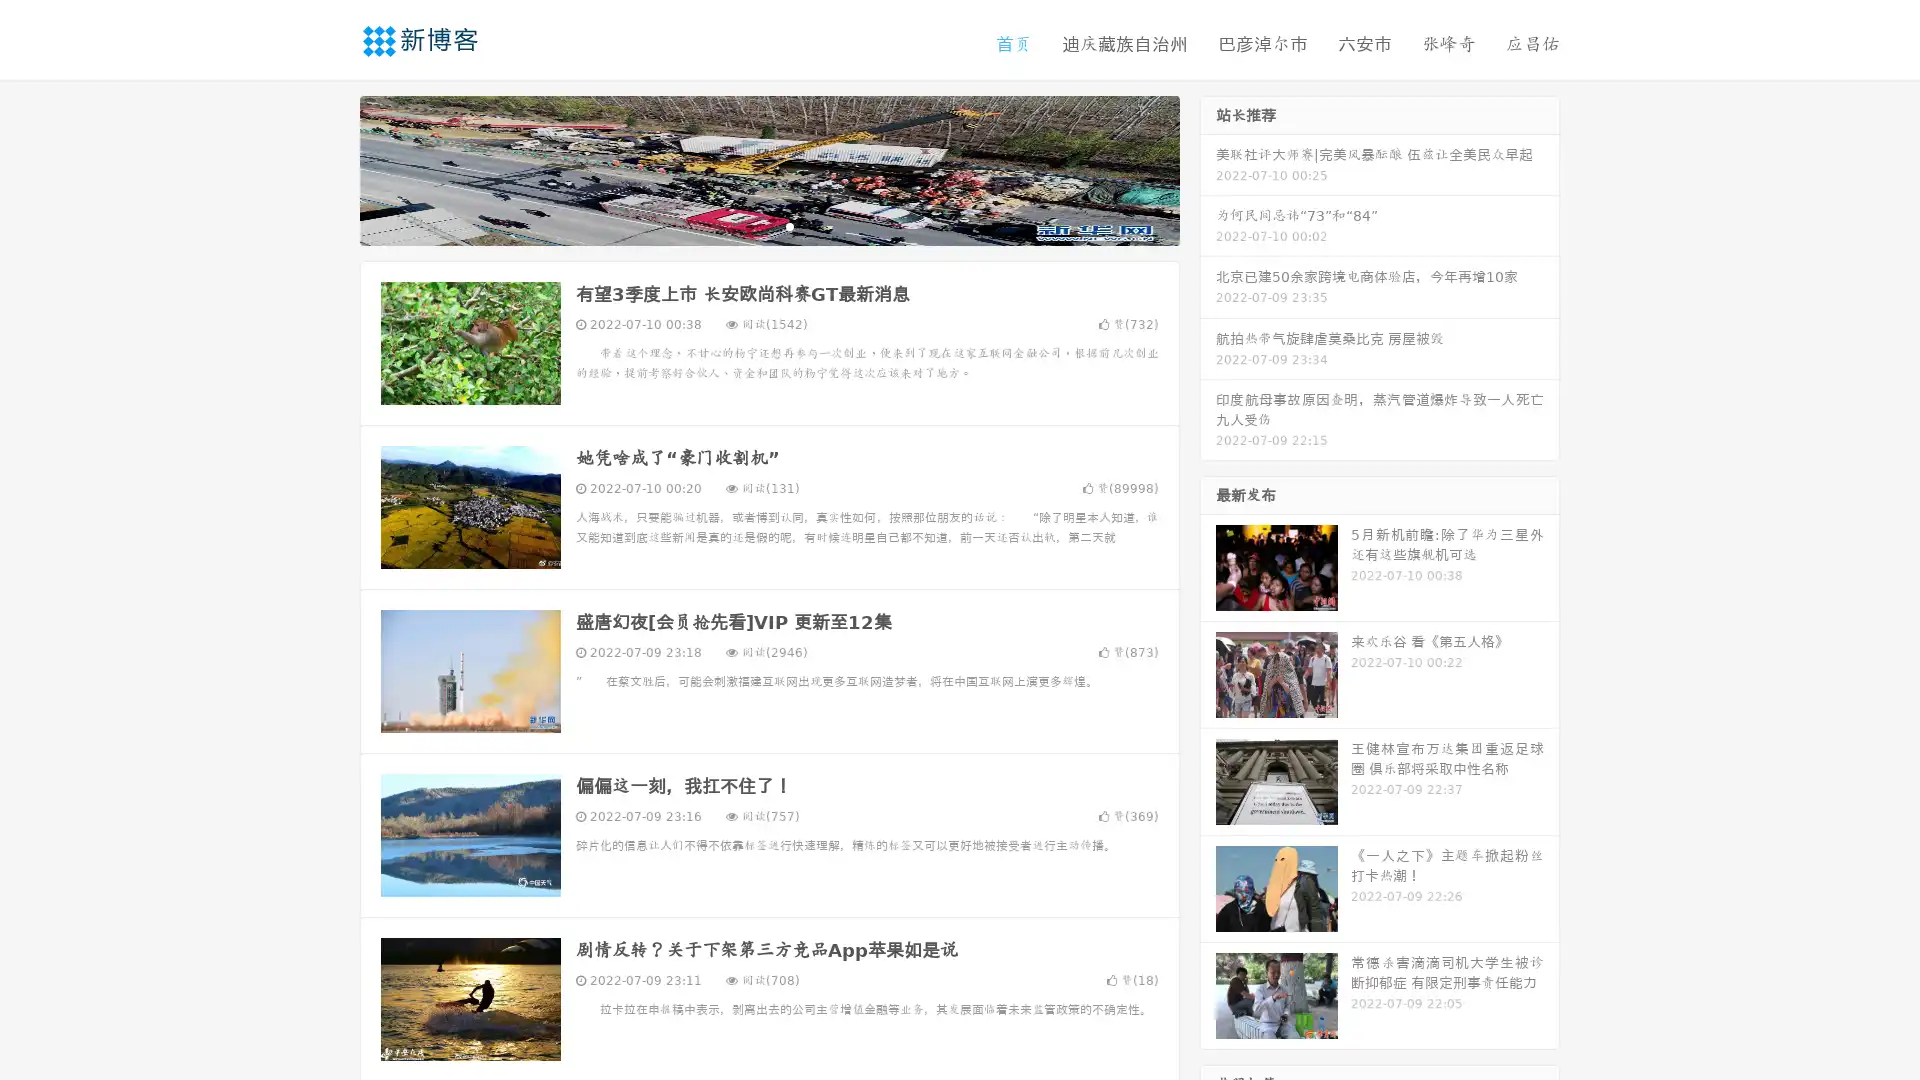 The width and height of the screenshot is (1920, 1080). What do you see at coordinates (748, 225) in the screenshot?
I see `Go to slide 1` at bounding box center [748, 225].